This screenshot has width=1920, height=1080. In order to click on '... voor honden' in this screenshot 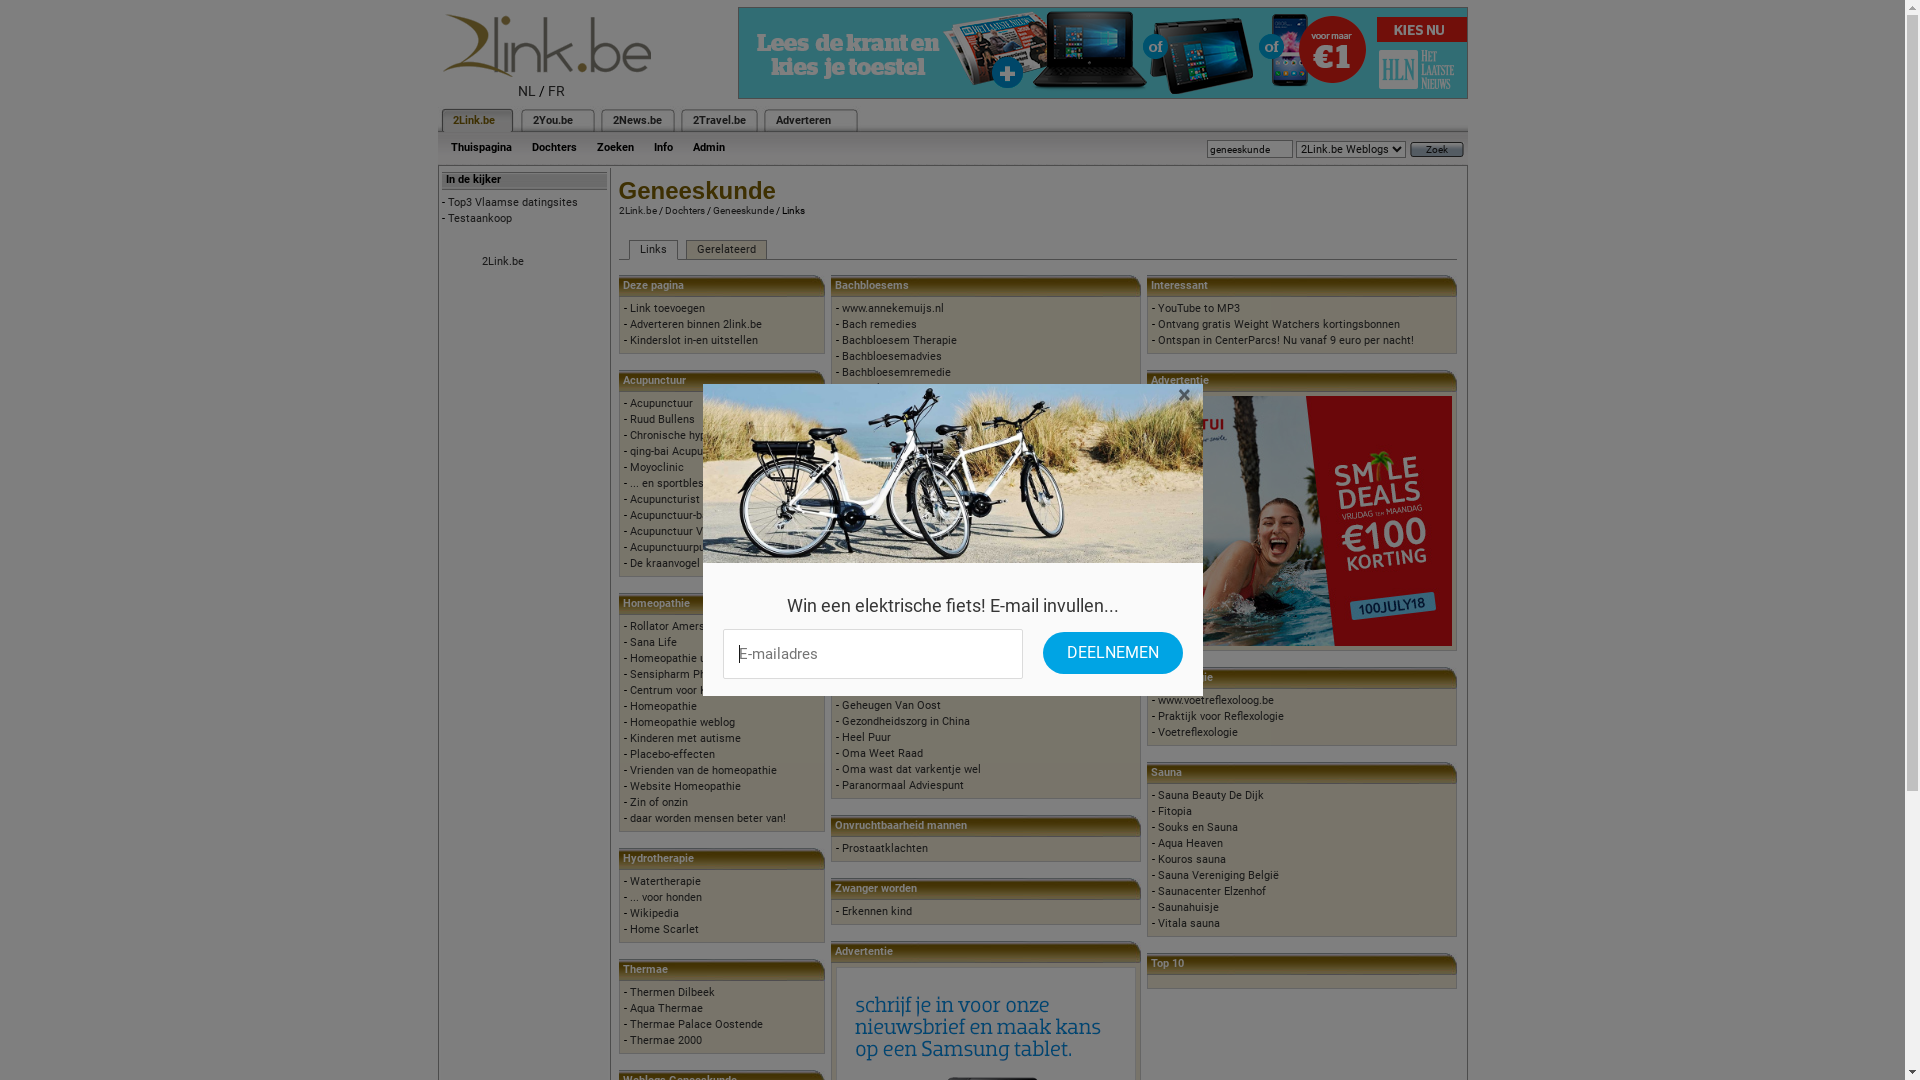, I will do `click(666, 896)`.